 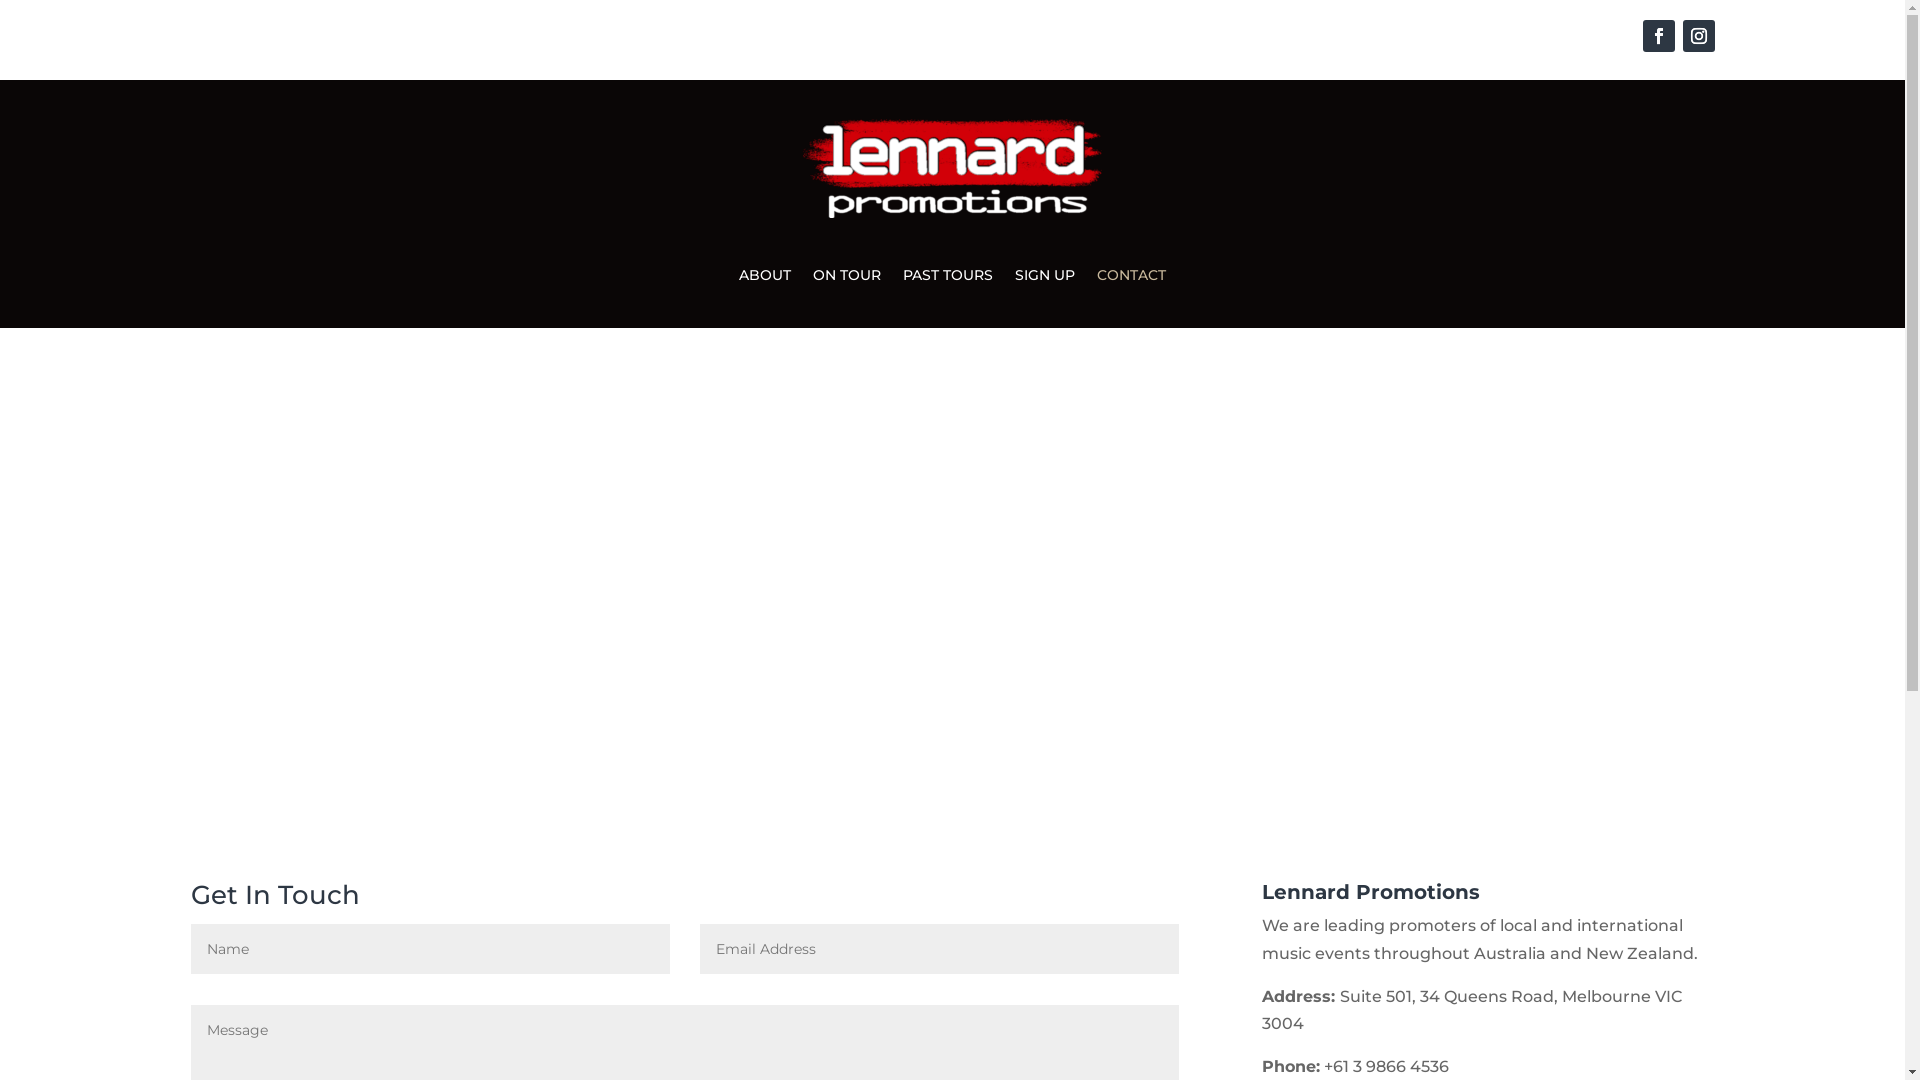 I want to click on 'CONTACT', so click(x=1131, y=278).